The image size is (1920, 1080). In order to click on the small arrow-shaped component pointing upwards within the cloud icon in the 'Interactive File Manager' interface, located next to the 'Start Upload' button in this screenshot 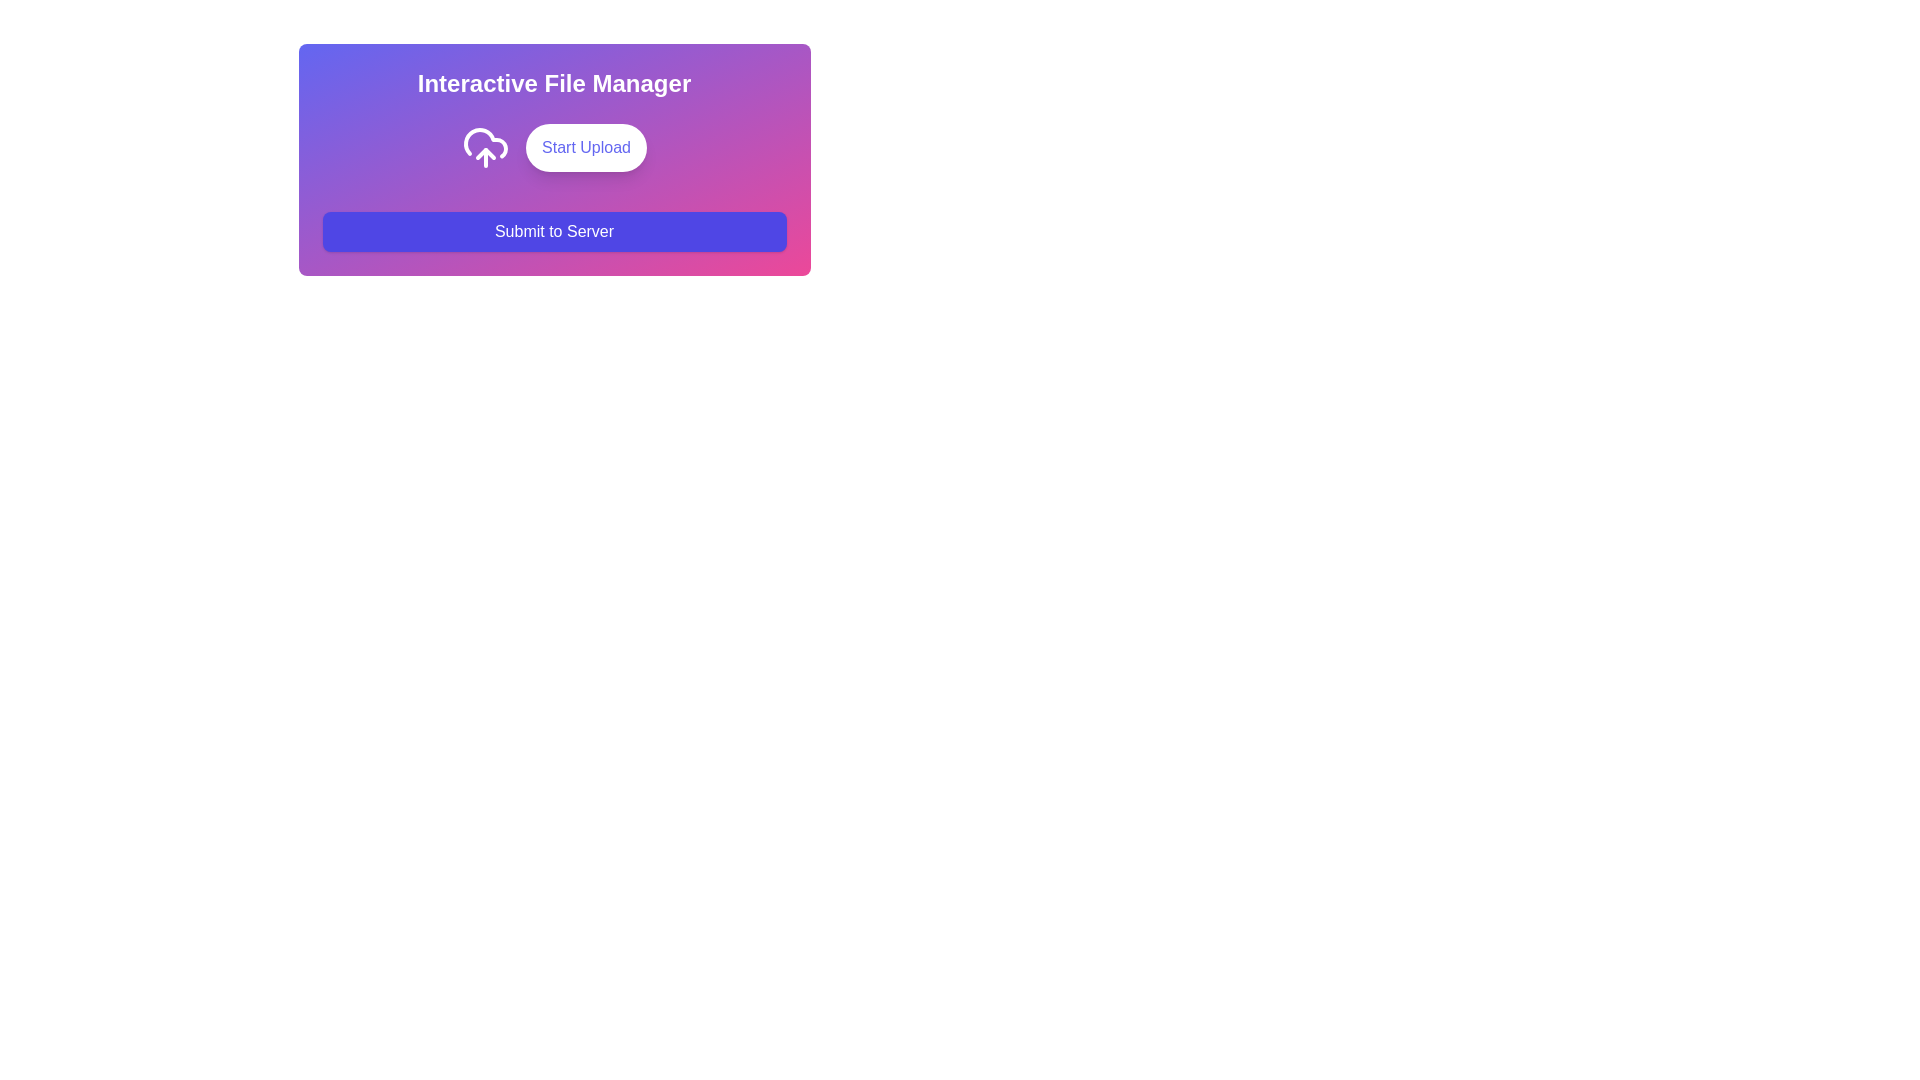, I will do `click(485, 153)`.